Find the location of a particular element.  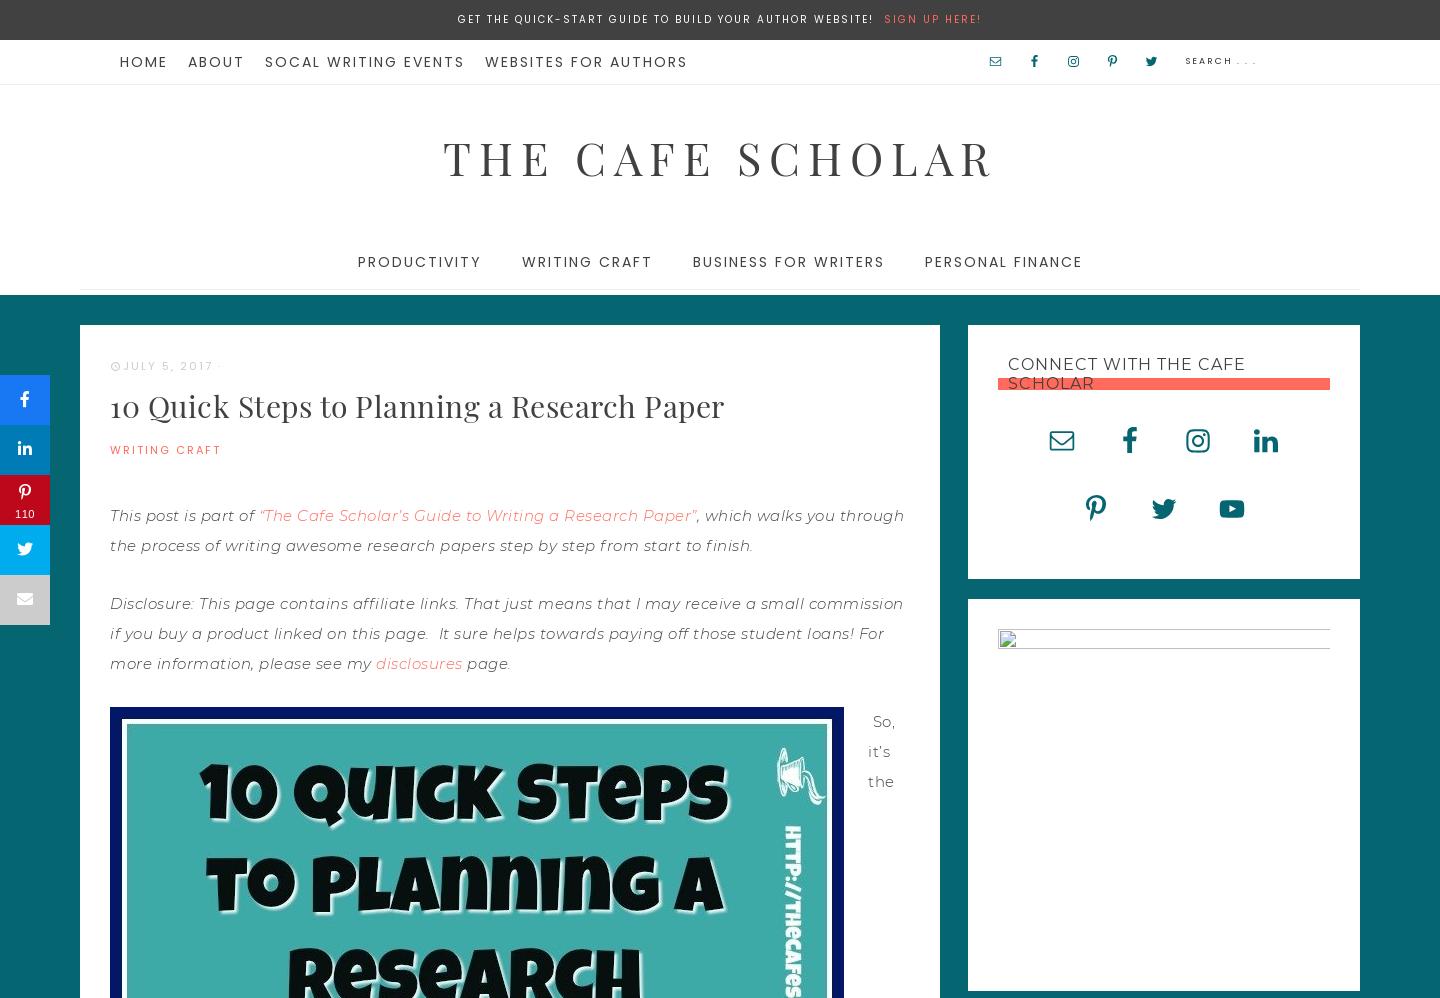

'Sign Up Here!' is located at coordinates (932, 19).